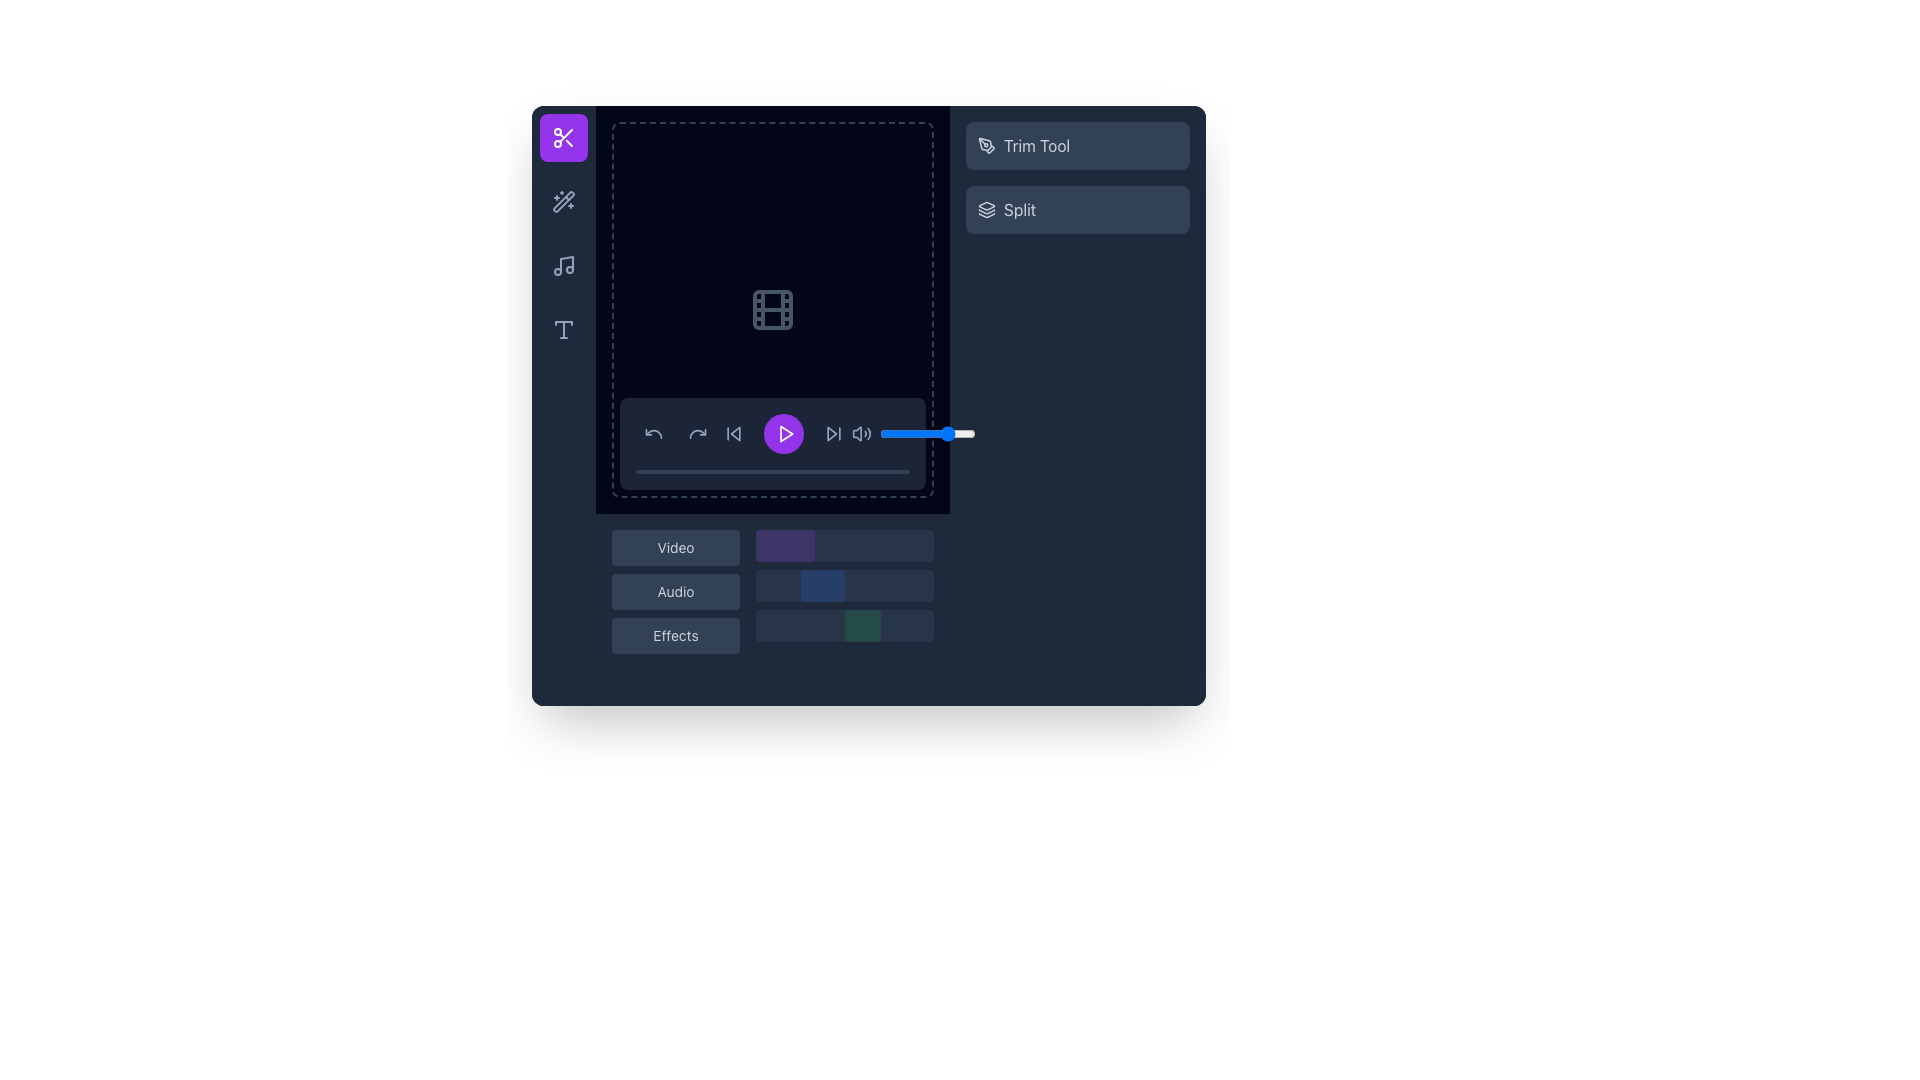 The height and width of the screenshot is (1080, 1920). Describe the element at coordinates (771, 608) in the screenshot. I see `the 'Effects' button in the Interactive panel located at the bottom-left corner of the interface` at that location.